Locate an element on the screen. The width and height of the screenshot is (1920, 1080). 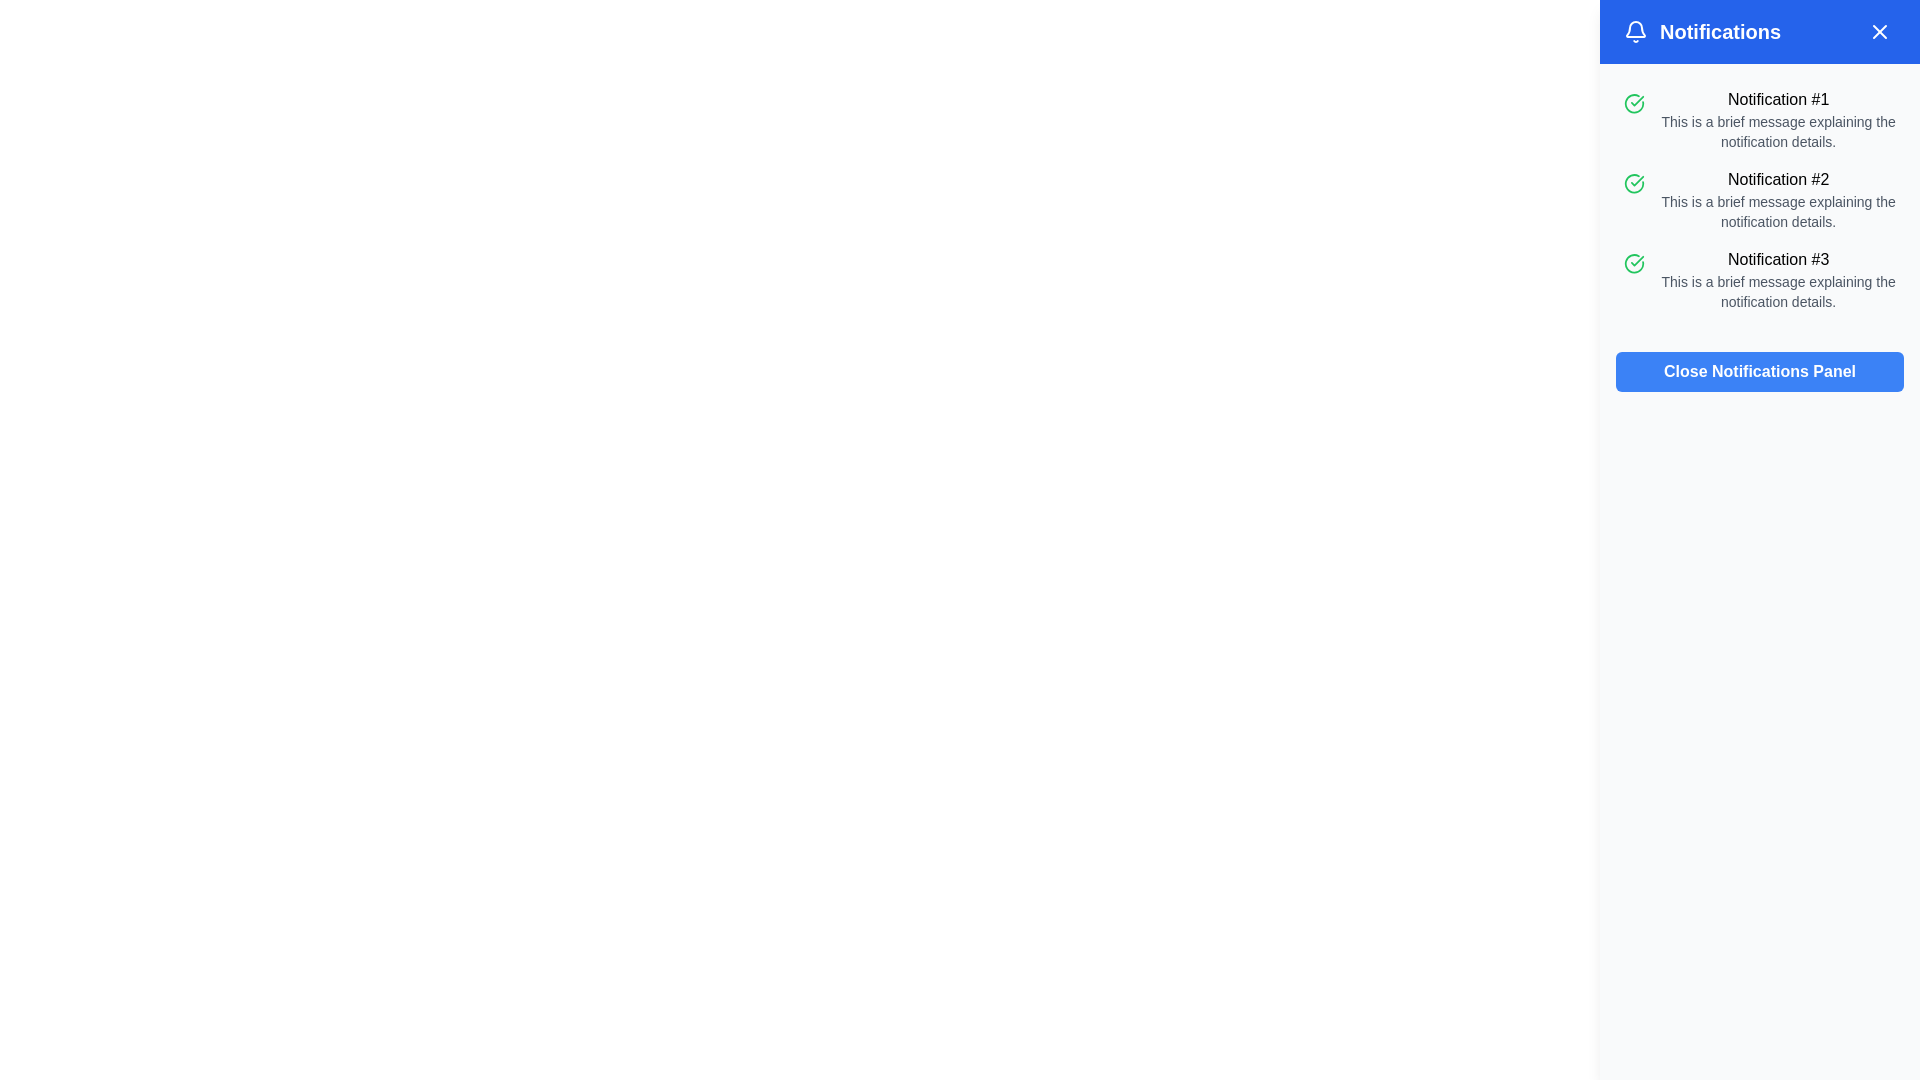
the non-interactive informational text that labels the notification panel in the top-right corner, positioned to the right of the bell icon is located at coordinates (1719, 31).